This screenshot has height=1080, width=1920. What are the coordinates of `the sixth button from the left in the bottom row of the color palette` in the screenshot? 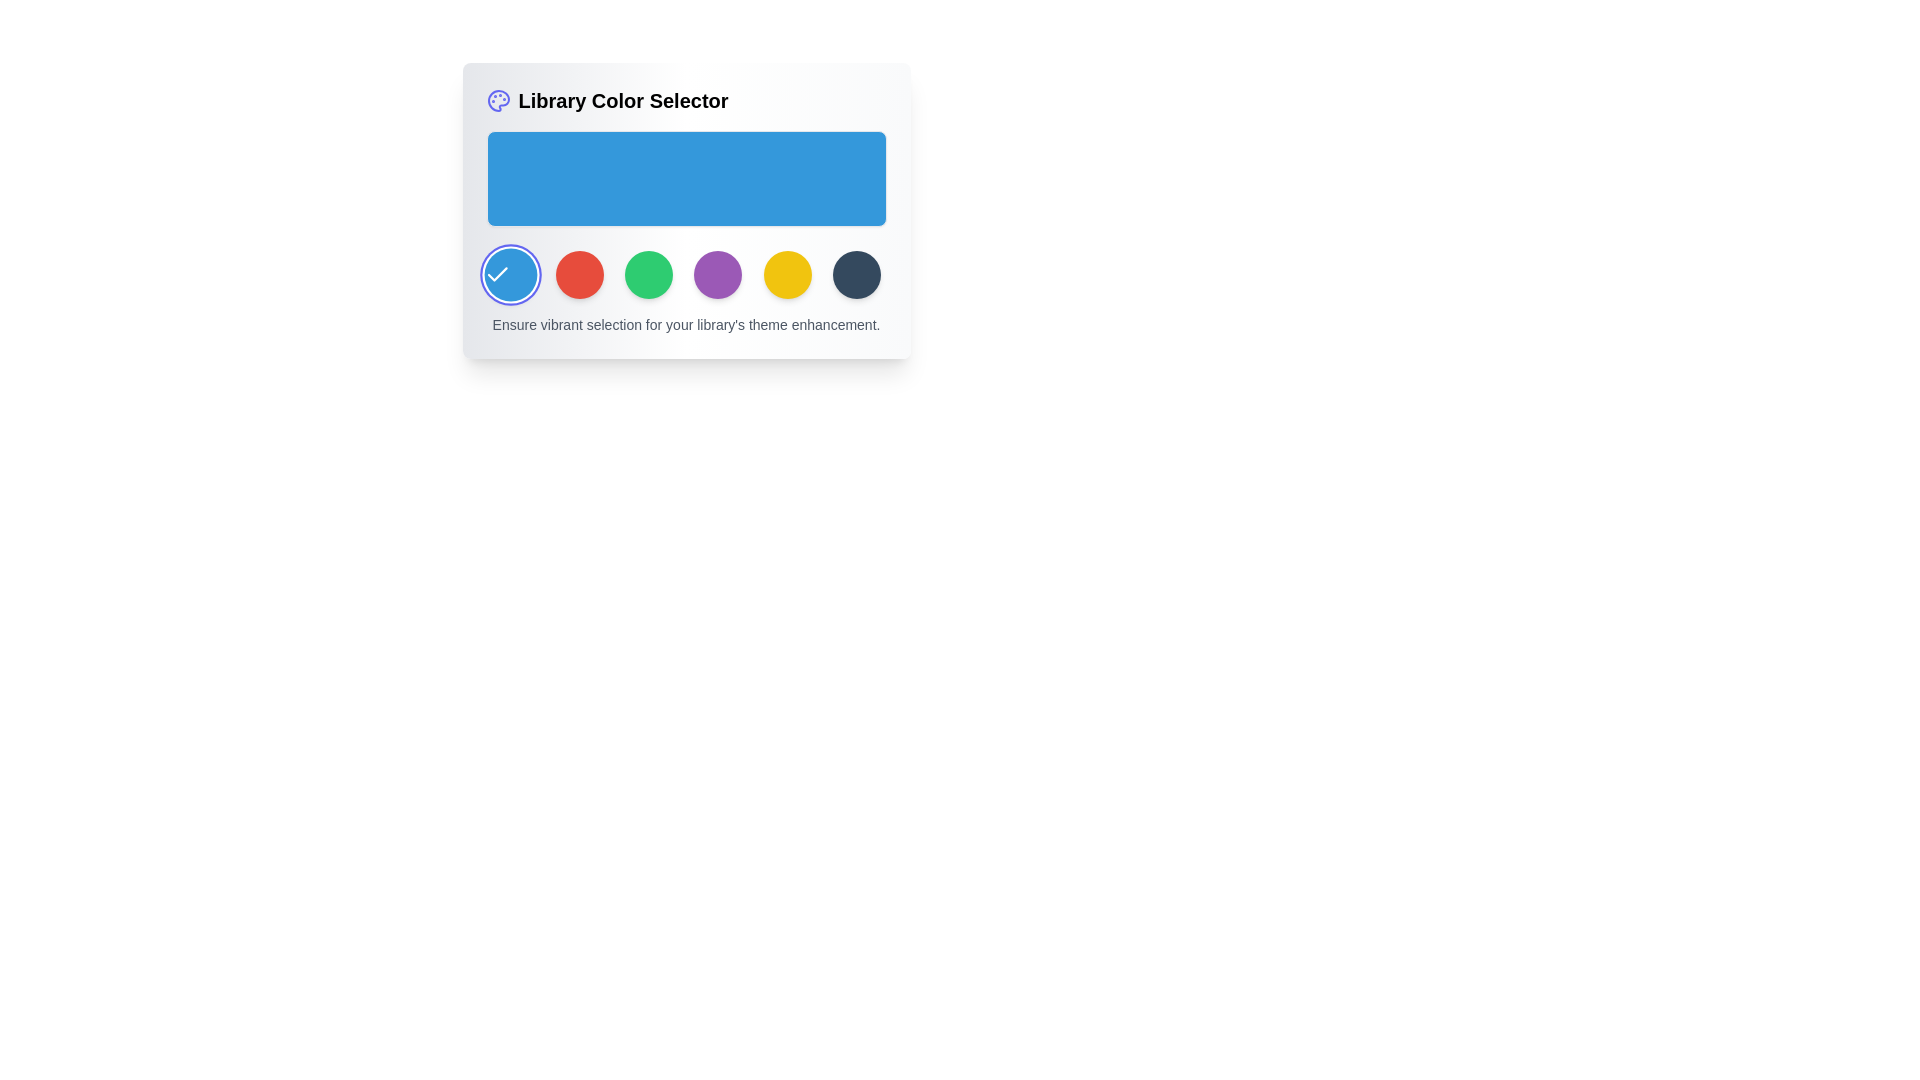 It's located at (786, 274).